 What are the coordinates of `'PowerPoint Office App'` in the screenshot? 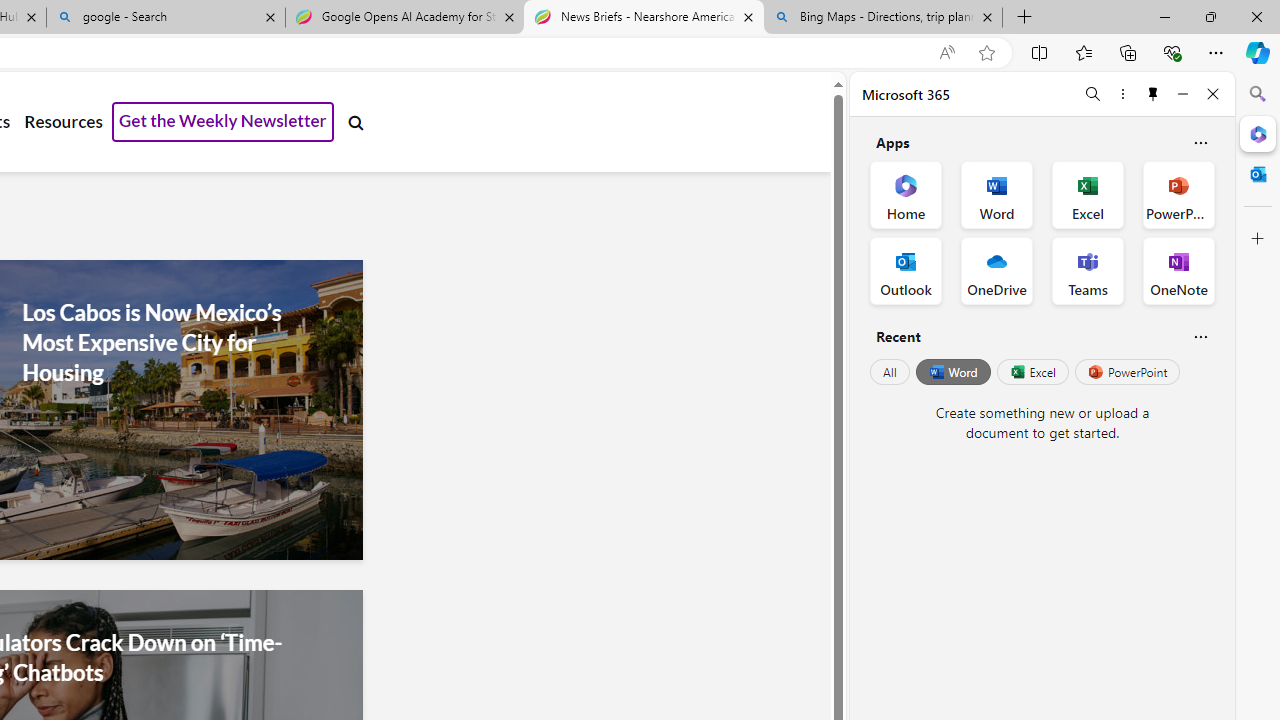 It's located at (1178, 195).